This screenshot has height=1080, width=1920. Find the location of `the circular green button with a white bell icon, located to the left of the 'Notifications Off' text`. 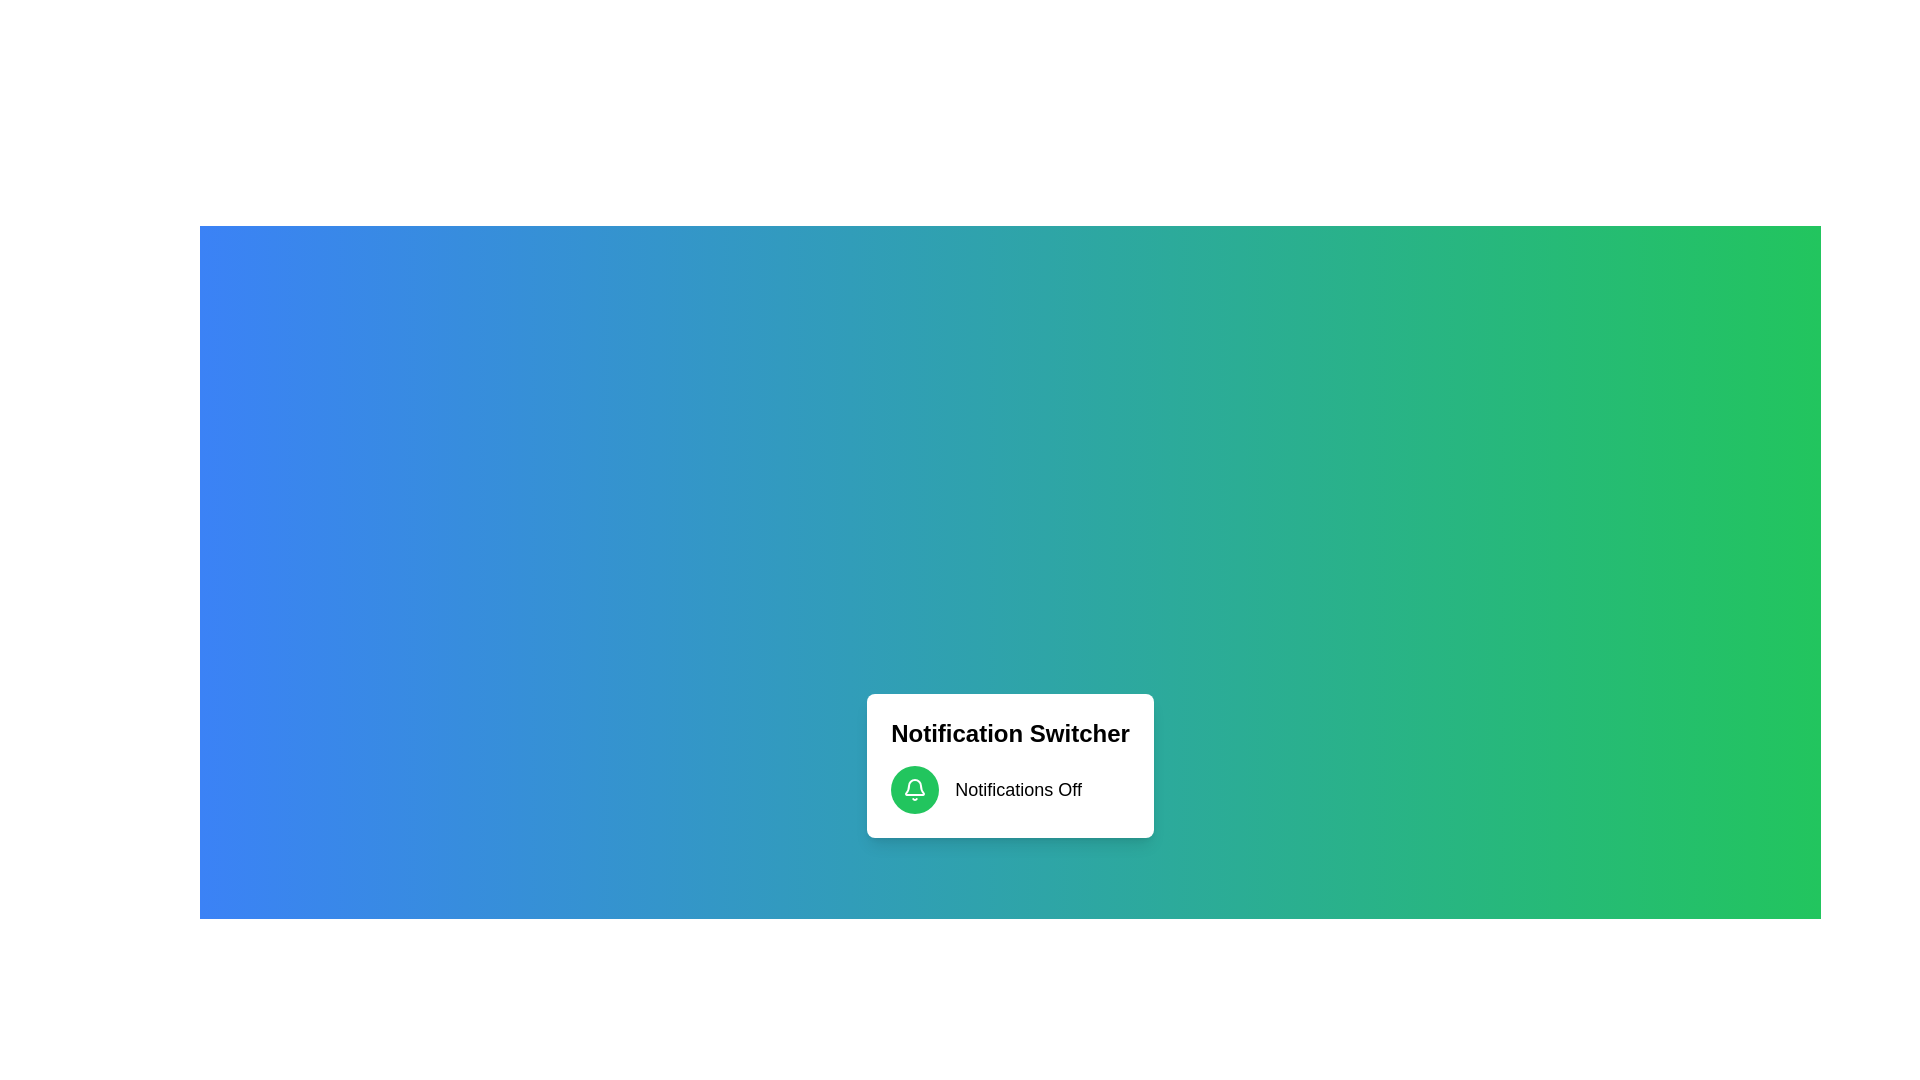

the circular green button with a white bell icon, located to the left of the 'Notifications Off' text is located at coordinates (914, 789).